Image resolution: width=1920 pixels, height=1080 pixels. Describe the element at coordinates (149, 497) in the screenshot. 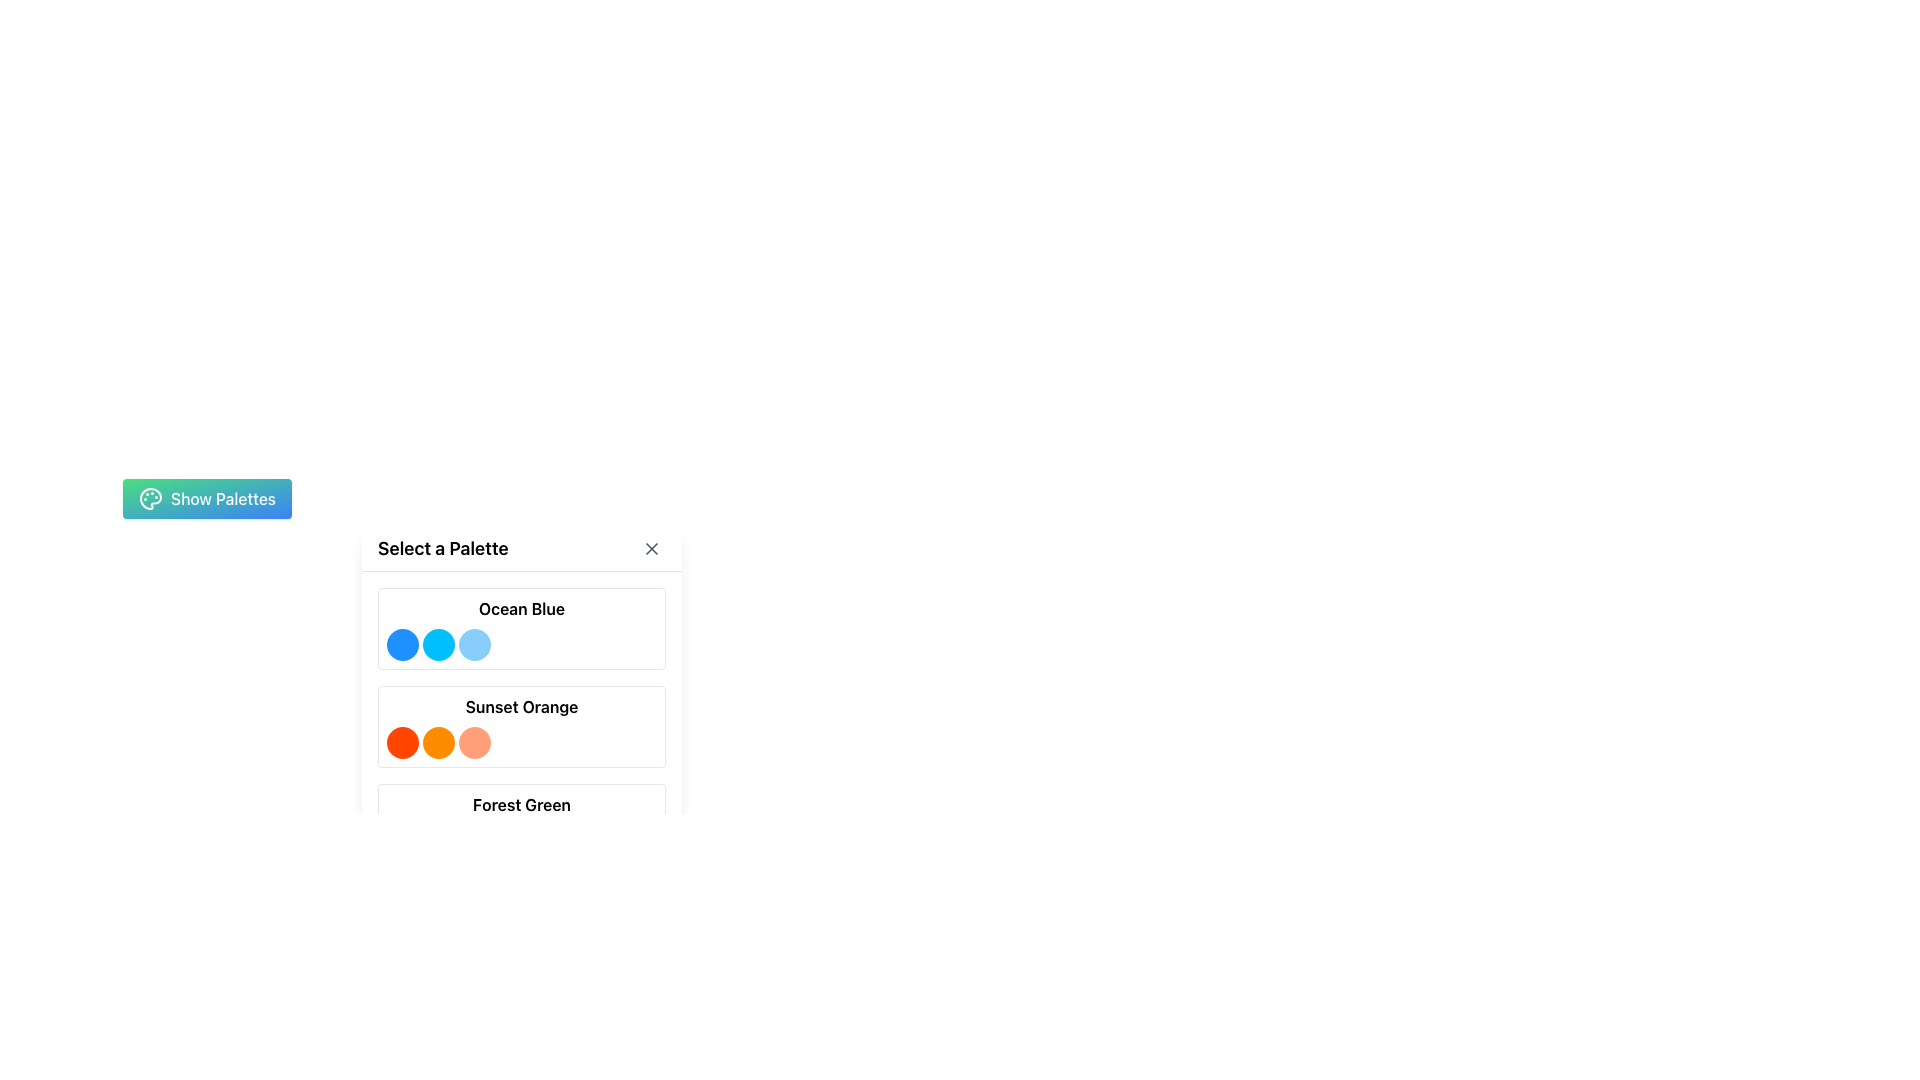

I see `the palette icon located within the 'Show Palettes' button, positioned at the leftmost area before the text label` at that location.